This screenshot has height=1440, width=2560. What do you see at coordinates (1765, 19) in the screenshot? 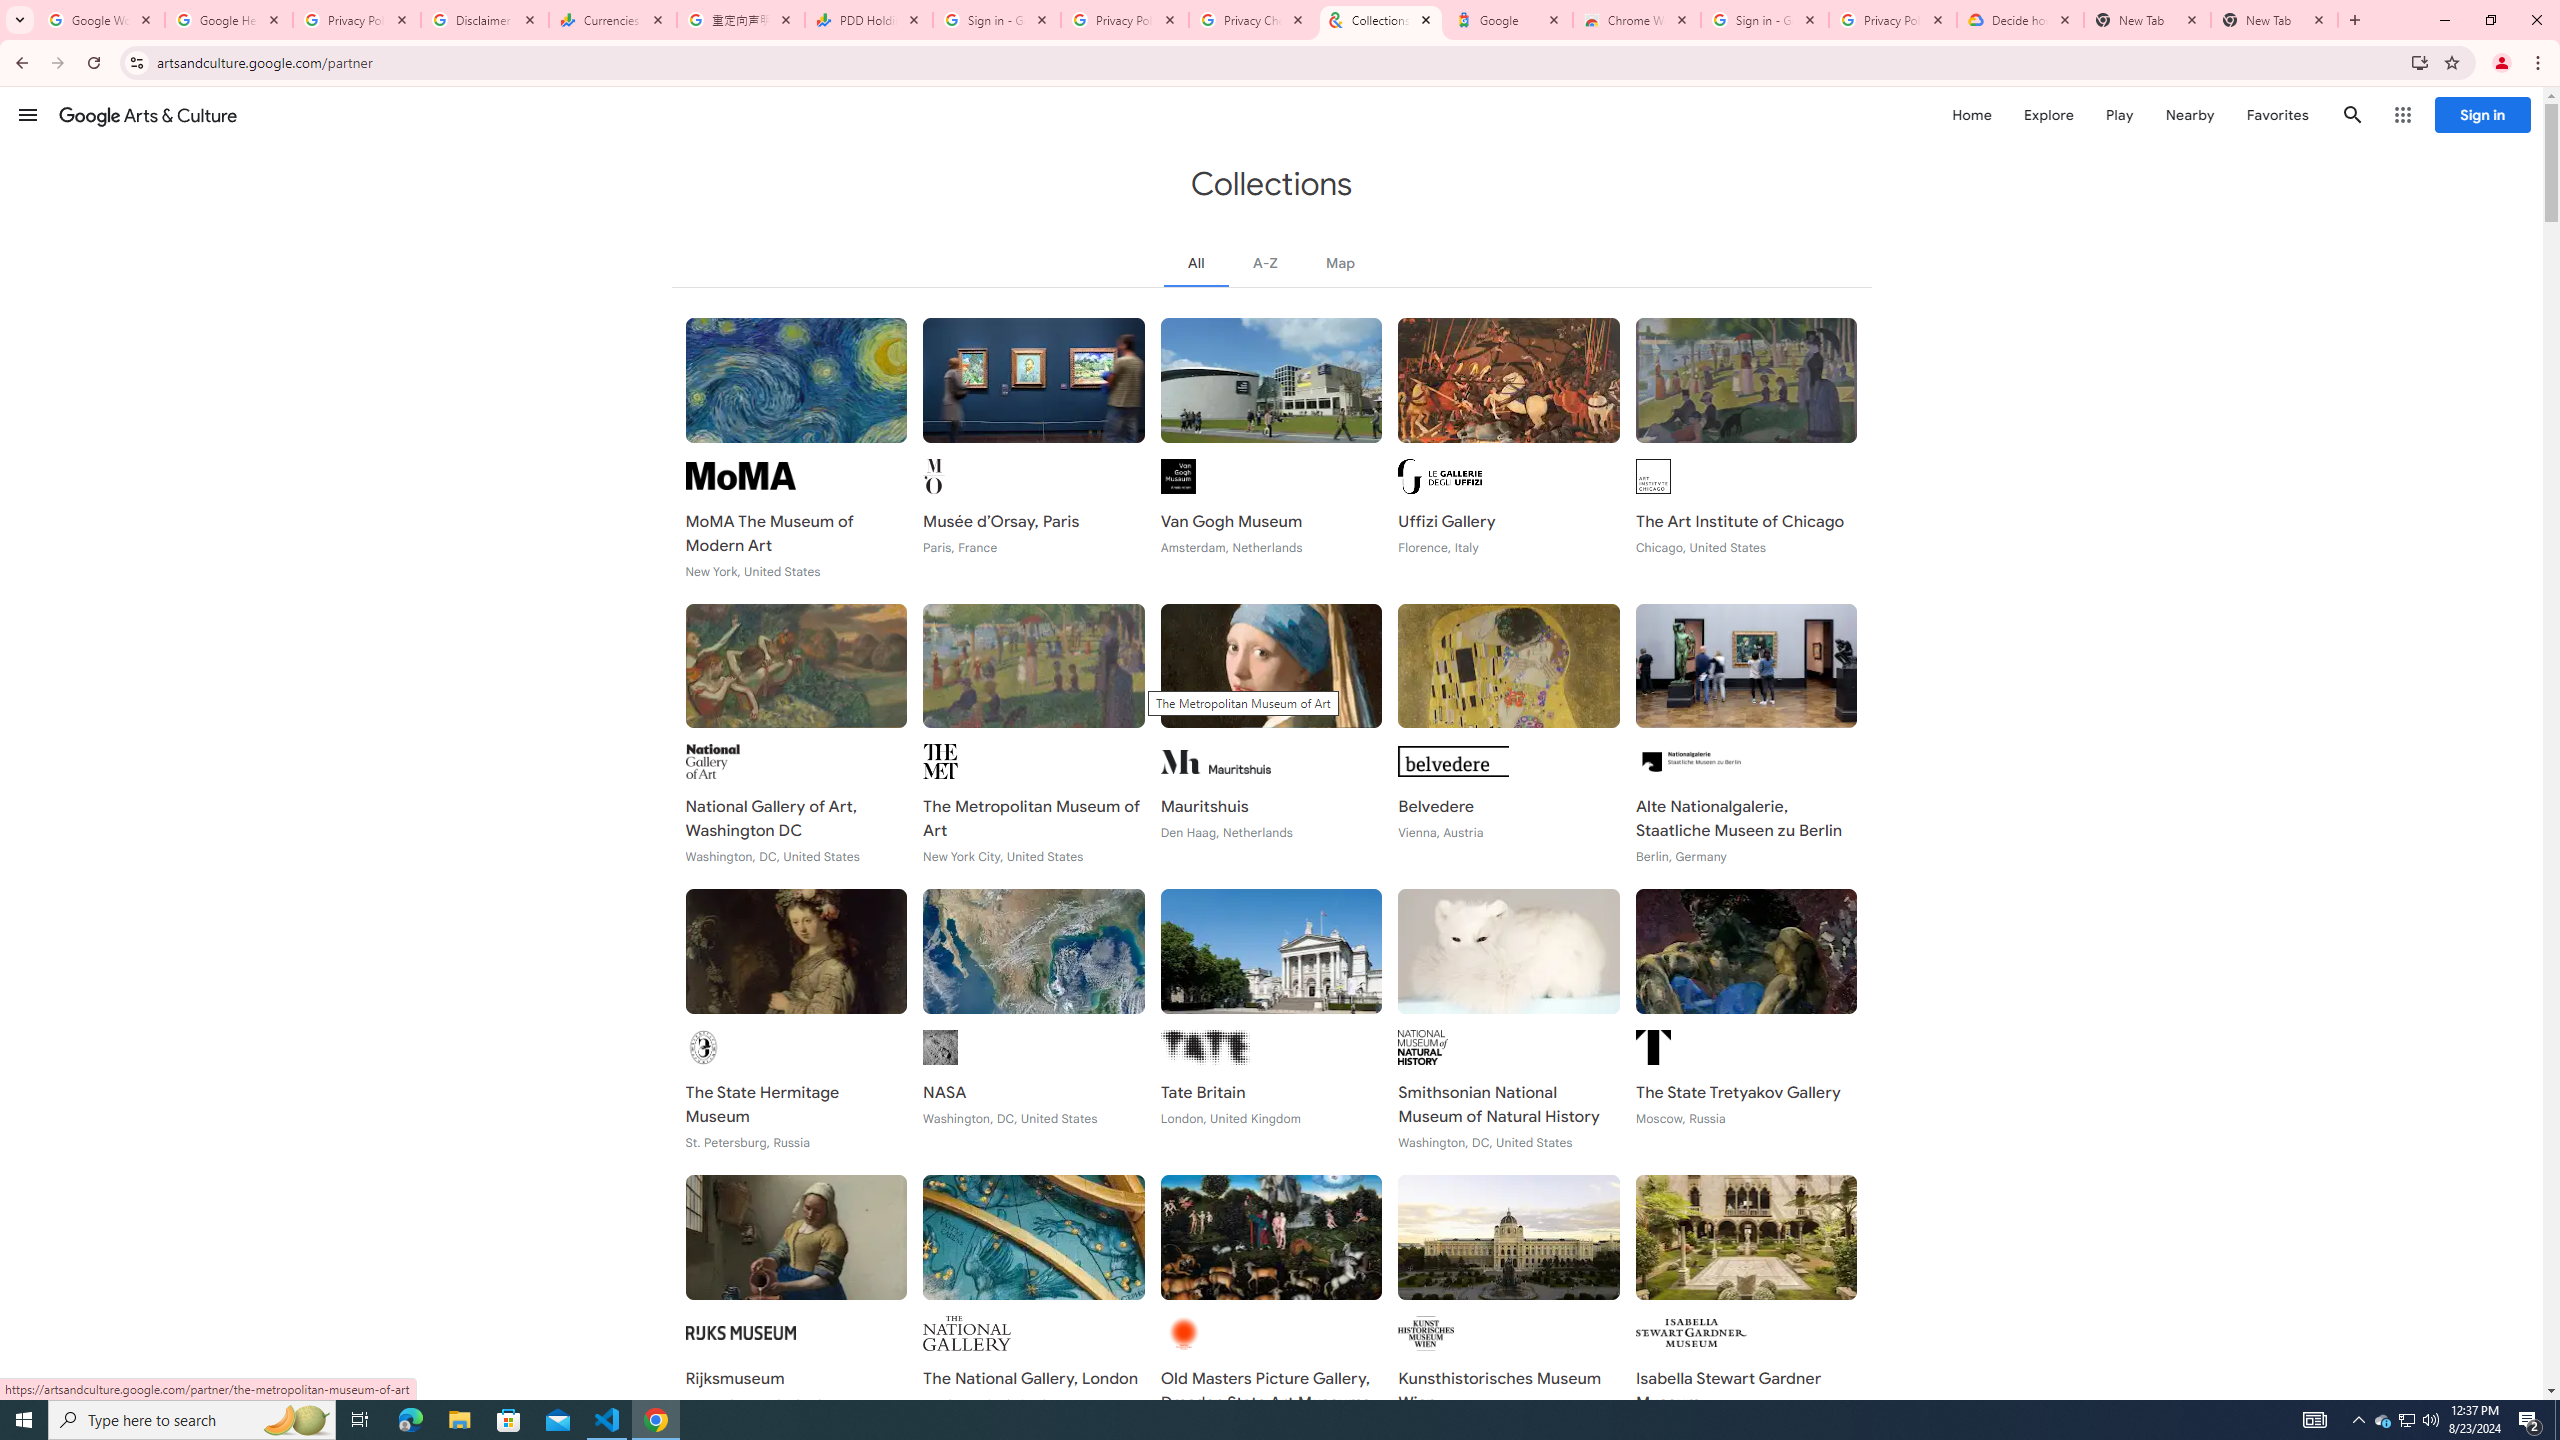
I see `'Sign in - Google Accounts'` at bounding box center [1765, 19].